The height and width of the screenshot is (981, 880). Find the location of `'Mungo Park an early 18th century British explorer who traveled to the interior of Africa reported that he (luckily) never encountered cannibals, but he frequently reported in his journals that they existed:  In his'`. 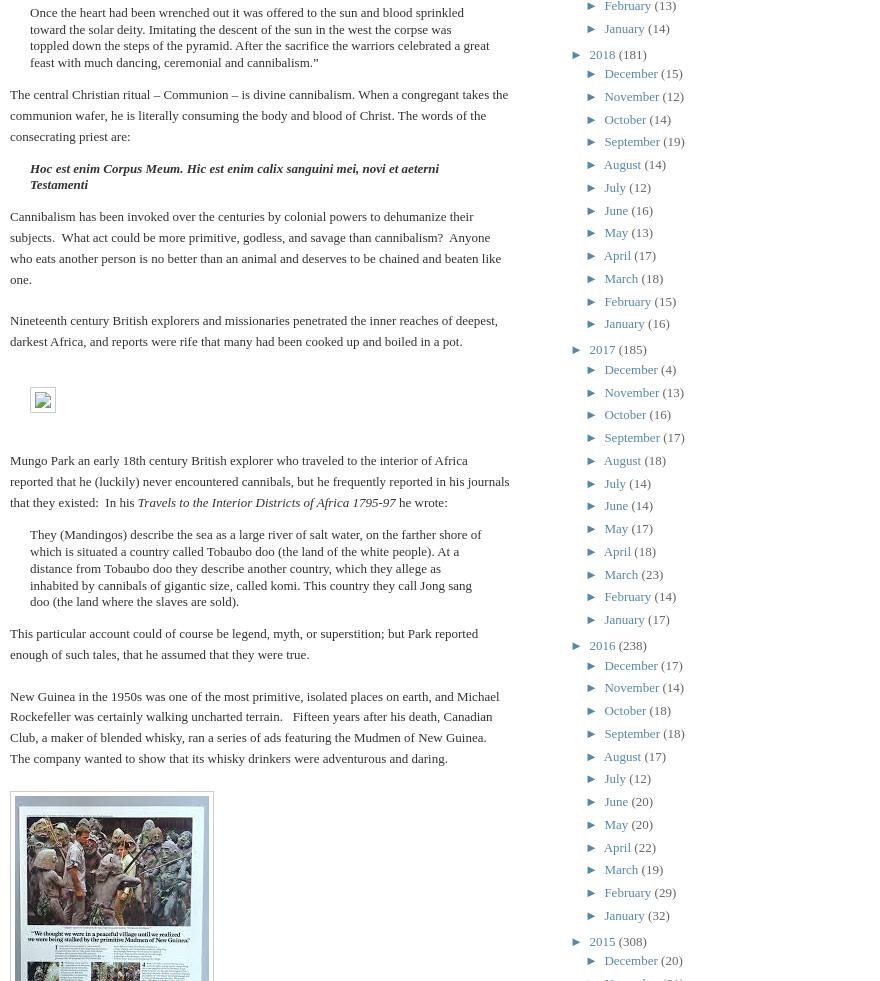

'Mungo Park an early 18th century British explorer who traveled to the interior of Africa reported that he (luckily) never encountered cannibals, but he frequently reported in his journals that they existed:  In his' is located at coordinates (9, 480).